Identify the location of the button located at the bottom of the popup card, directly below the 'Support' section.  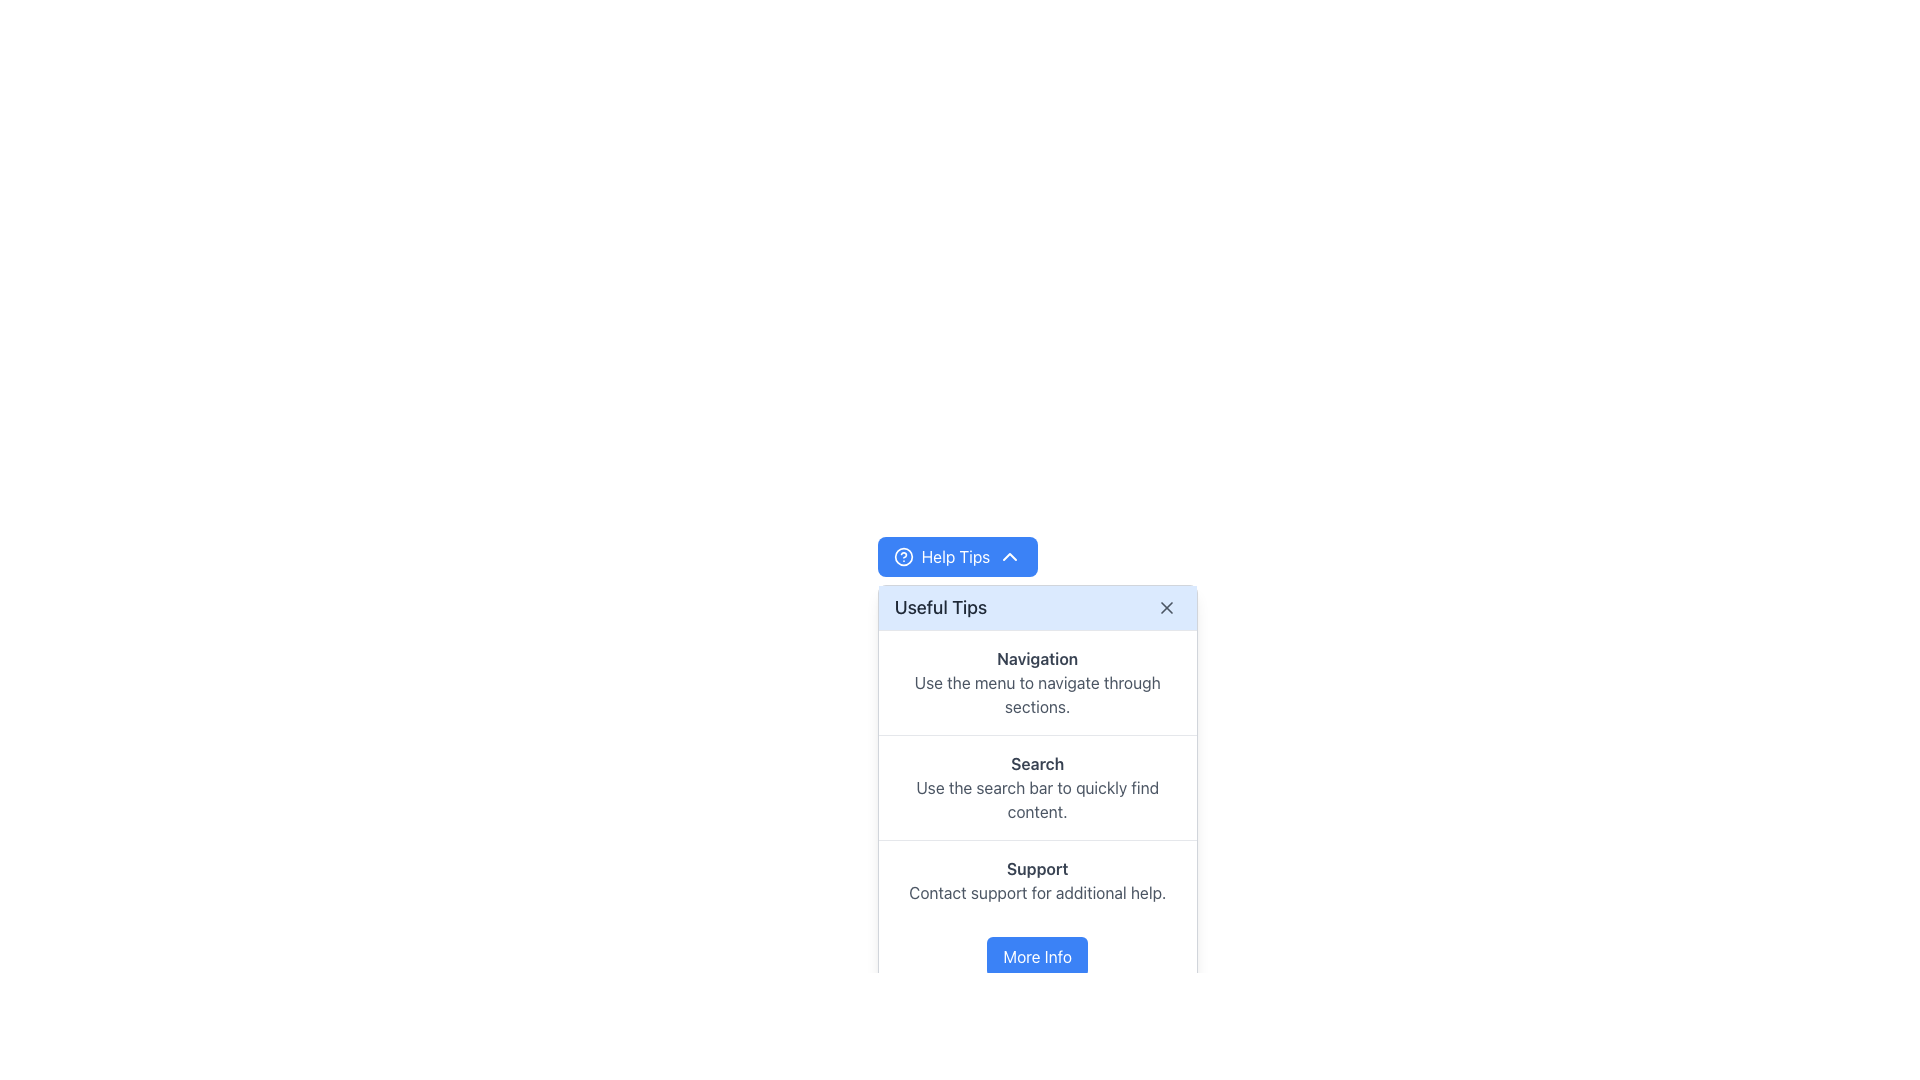
(1037, 955).